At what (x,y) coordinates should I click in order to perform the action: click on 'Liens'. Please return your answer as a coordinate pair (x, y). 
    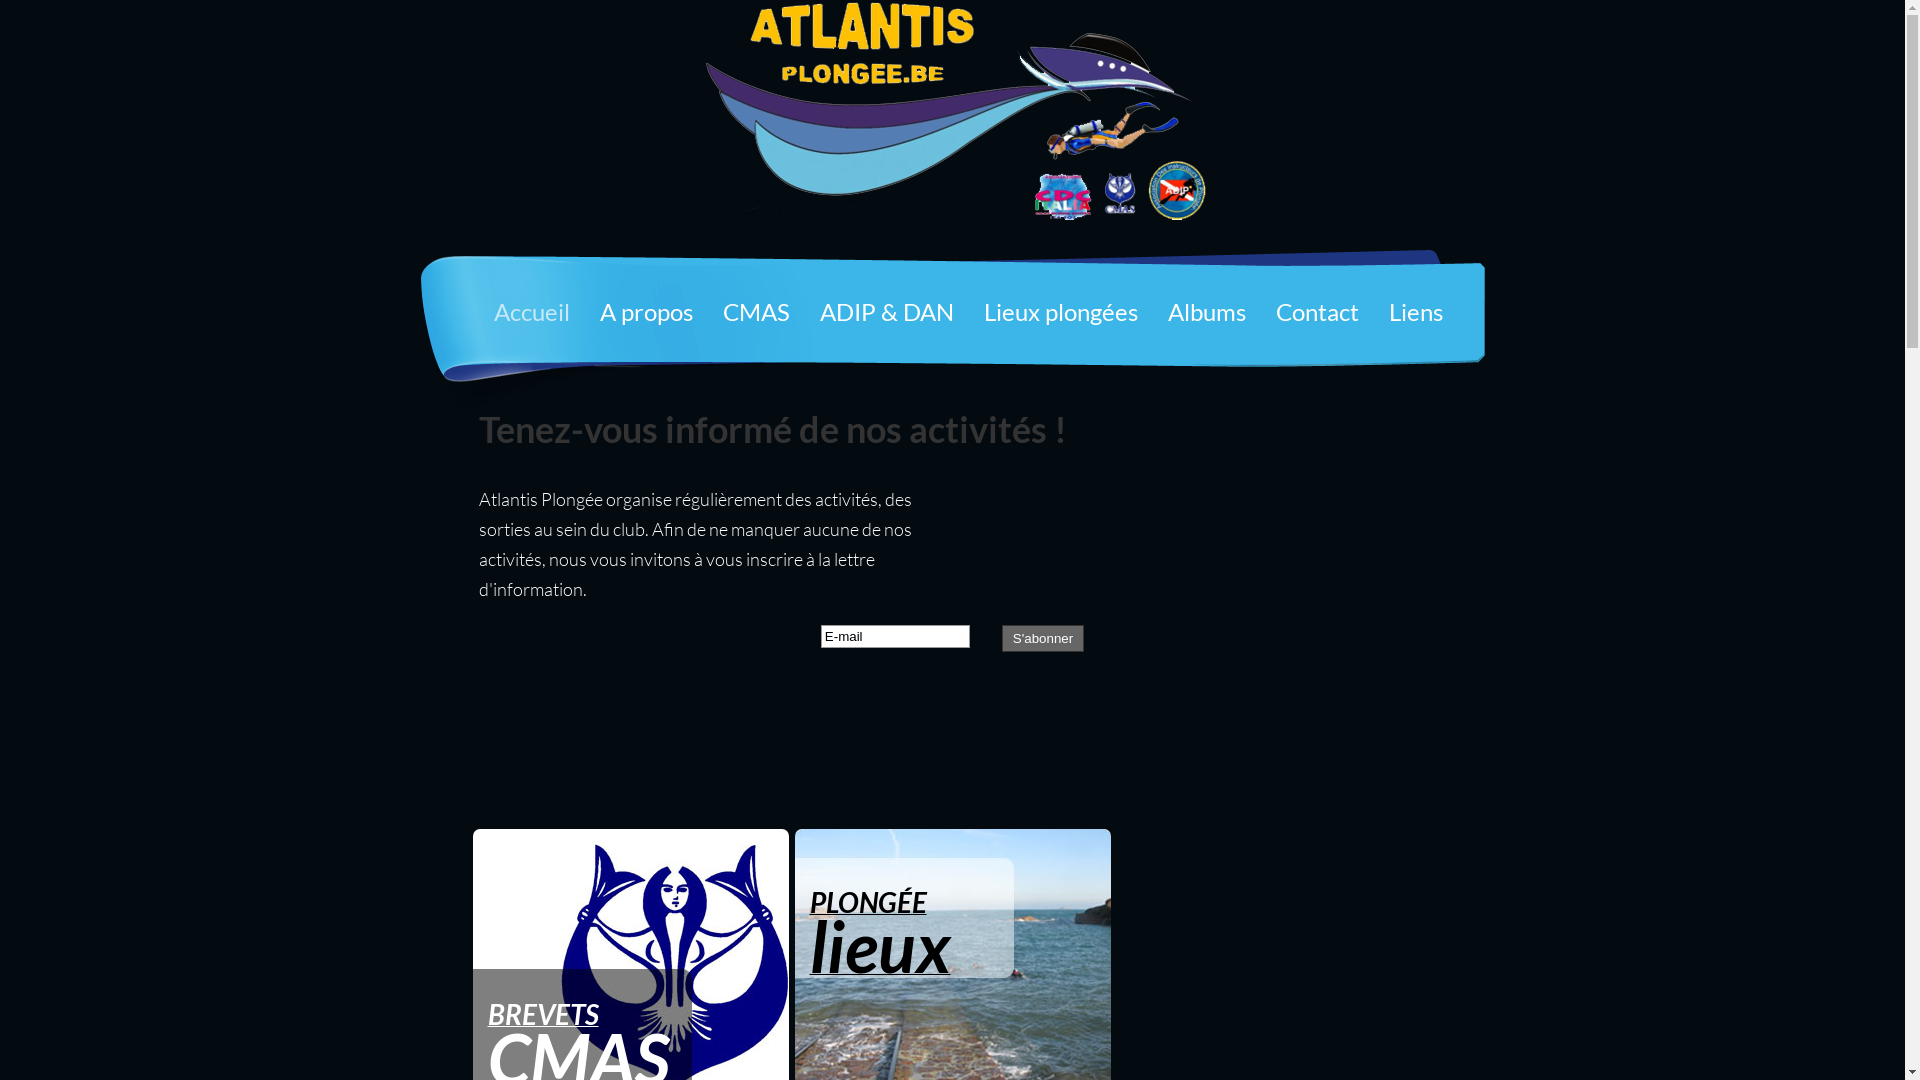
    Looking at the image, I should click on (1415, 316).